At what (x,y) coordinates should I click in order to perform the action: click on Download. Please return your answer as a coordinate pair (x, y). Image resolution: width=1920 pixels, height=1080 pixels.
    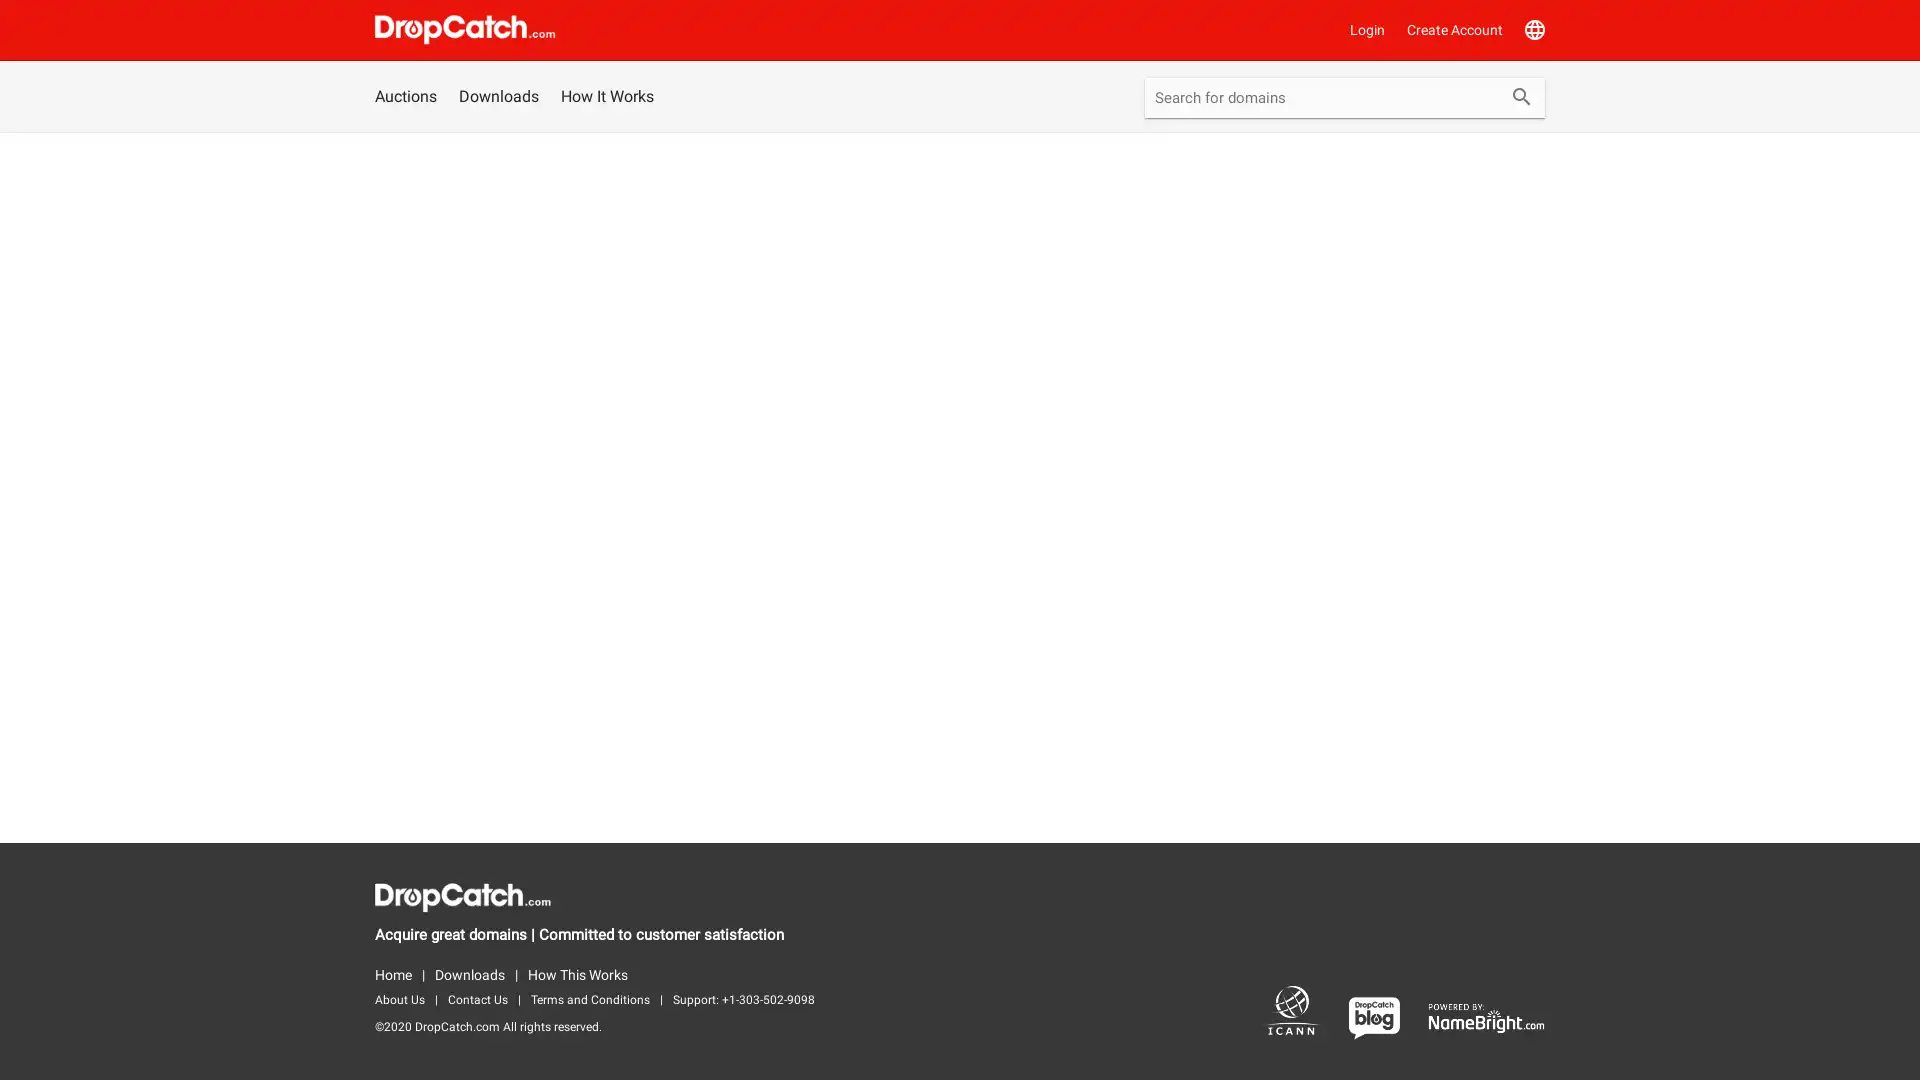
    Looking at the image, I should click on (1041, 590).